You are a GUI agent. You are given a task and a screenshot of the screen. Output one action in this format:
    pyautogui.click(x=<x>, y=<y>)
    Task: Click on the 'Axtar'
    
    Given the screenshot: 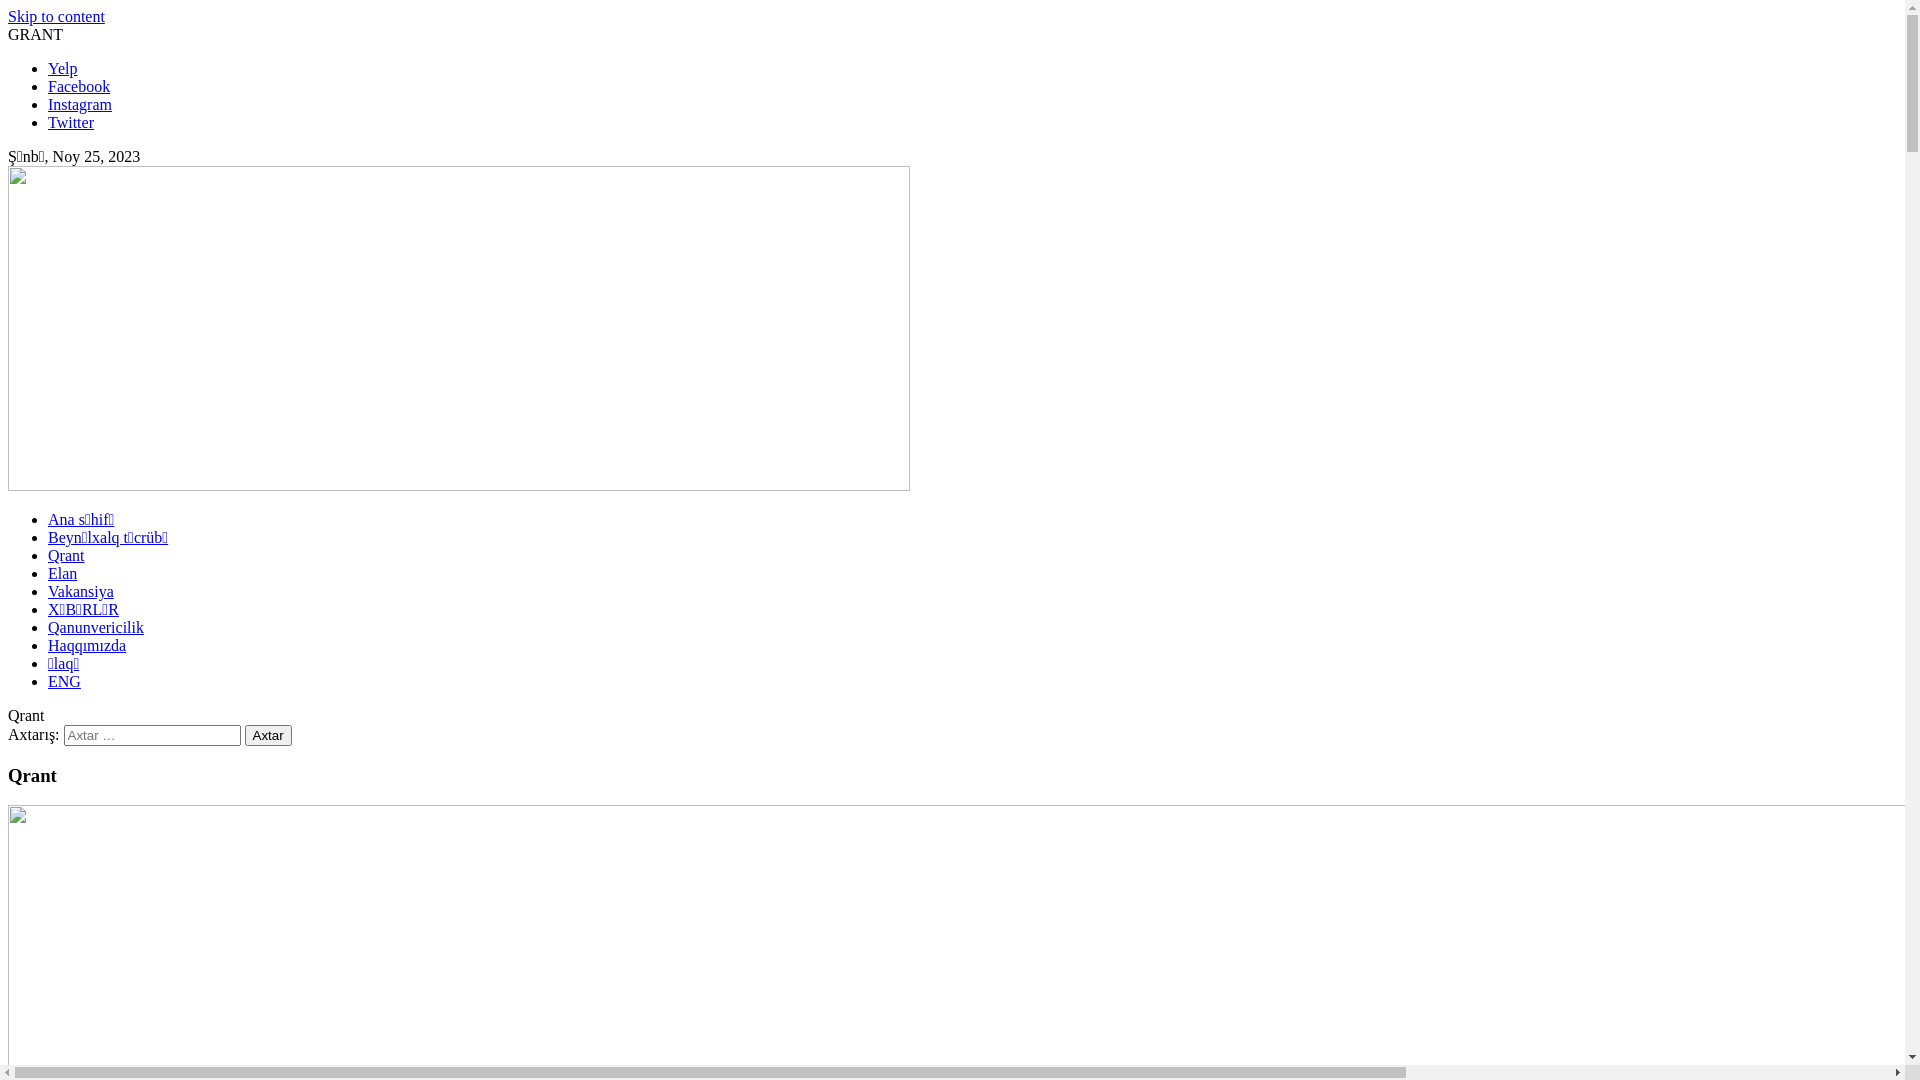 What is the action you would take?
    pyautogui.click(x=267, y=735)
    